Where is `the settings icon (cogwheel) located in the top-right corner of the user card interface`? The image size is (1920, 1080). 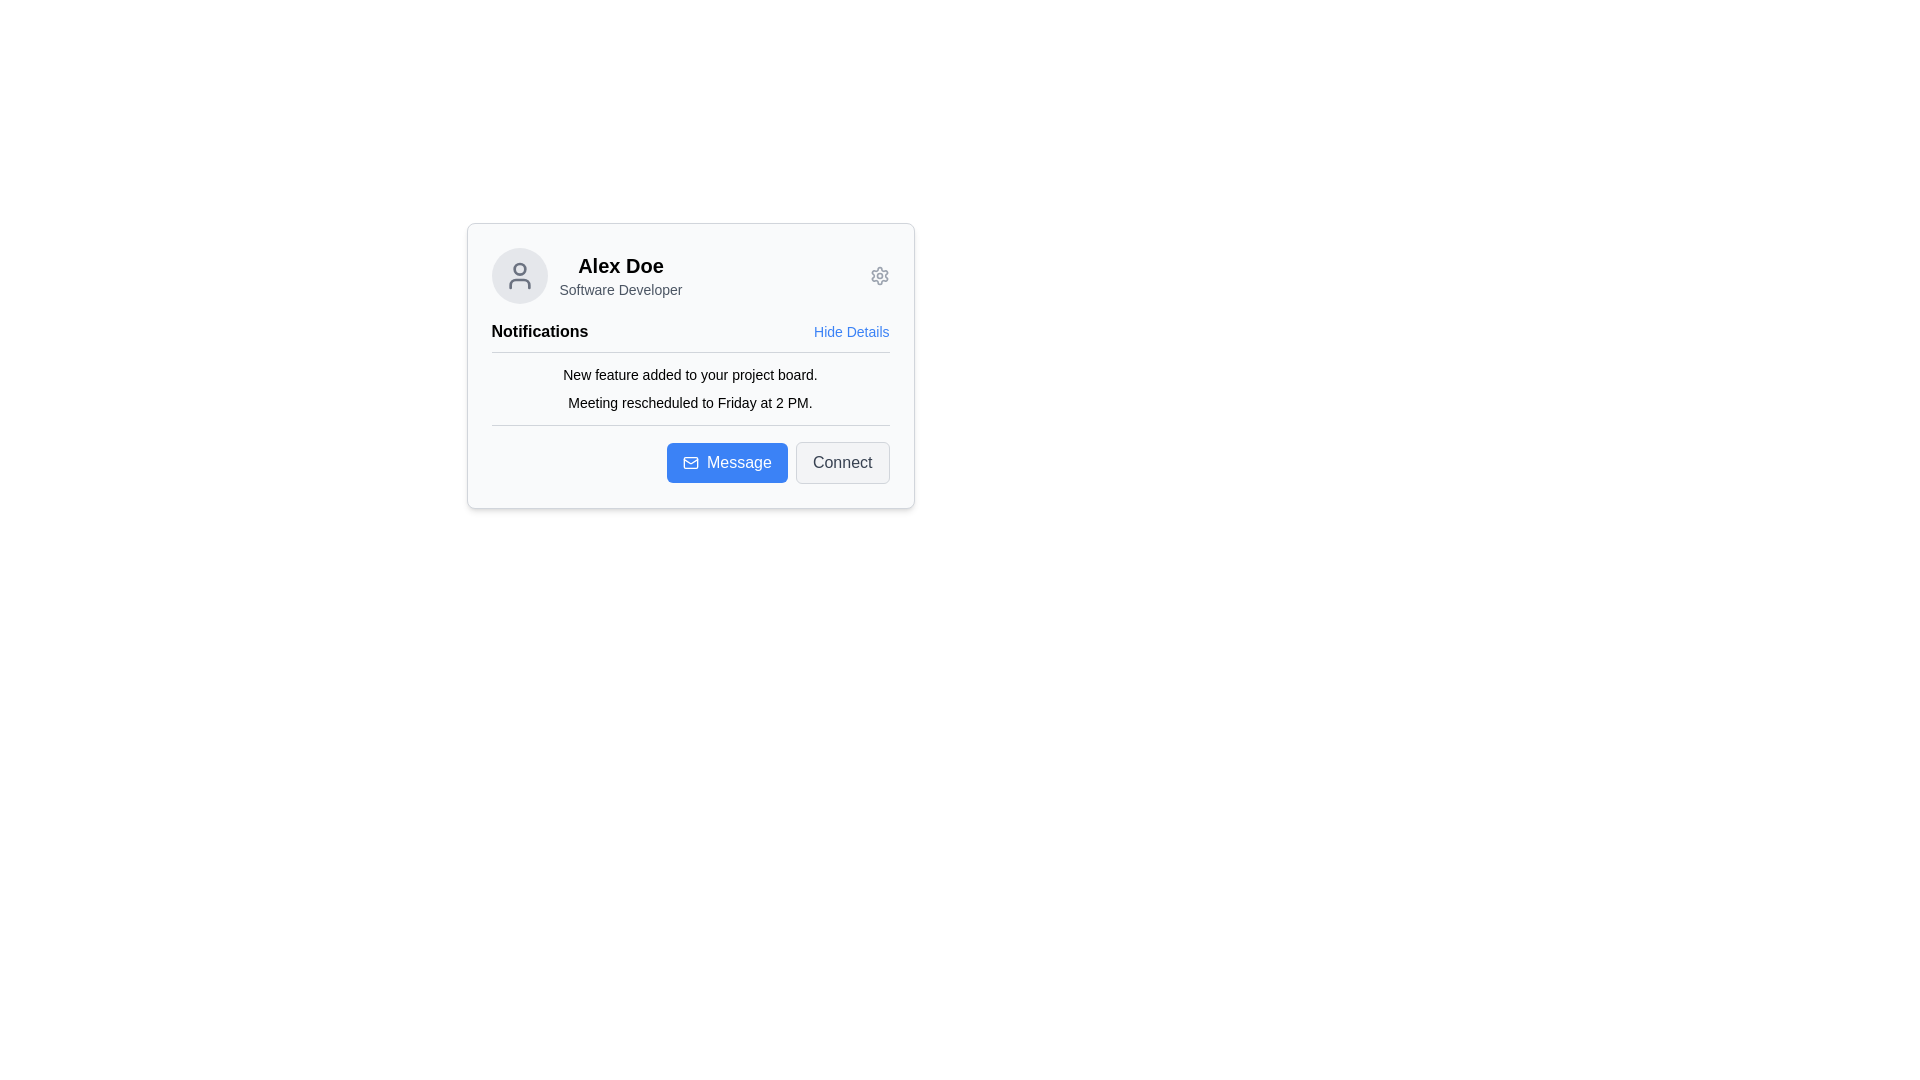
the settings icon (cogwheel) located in the top-right corner of the user card interface is located at coordinates (879, 276).